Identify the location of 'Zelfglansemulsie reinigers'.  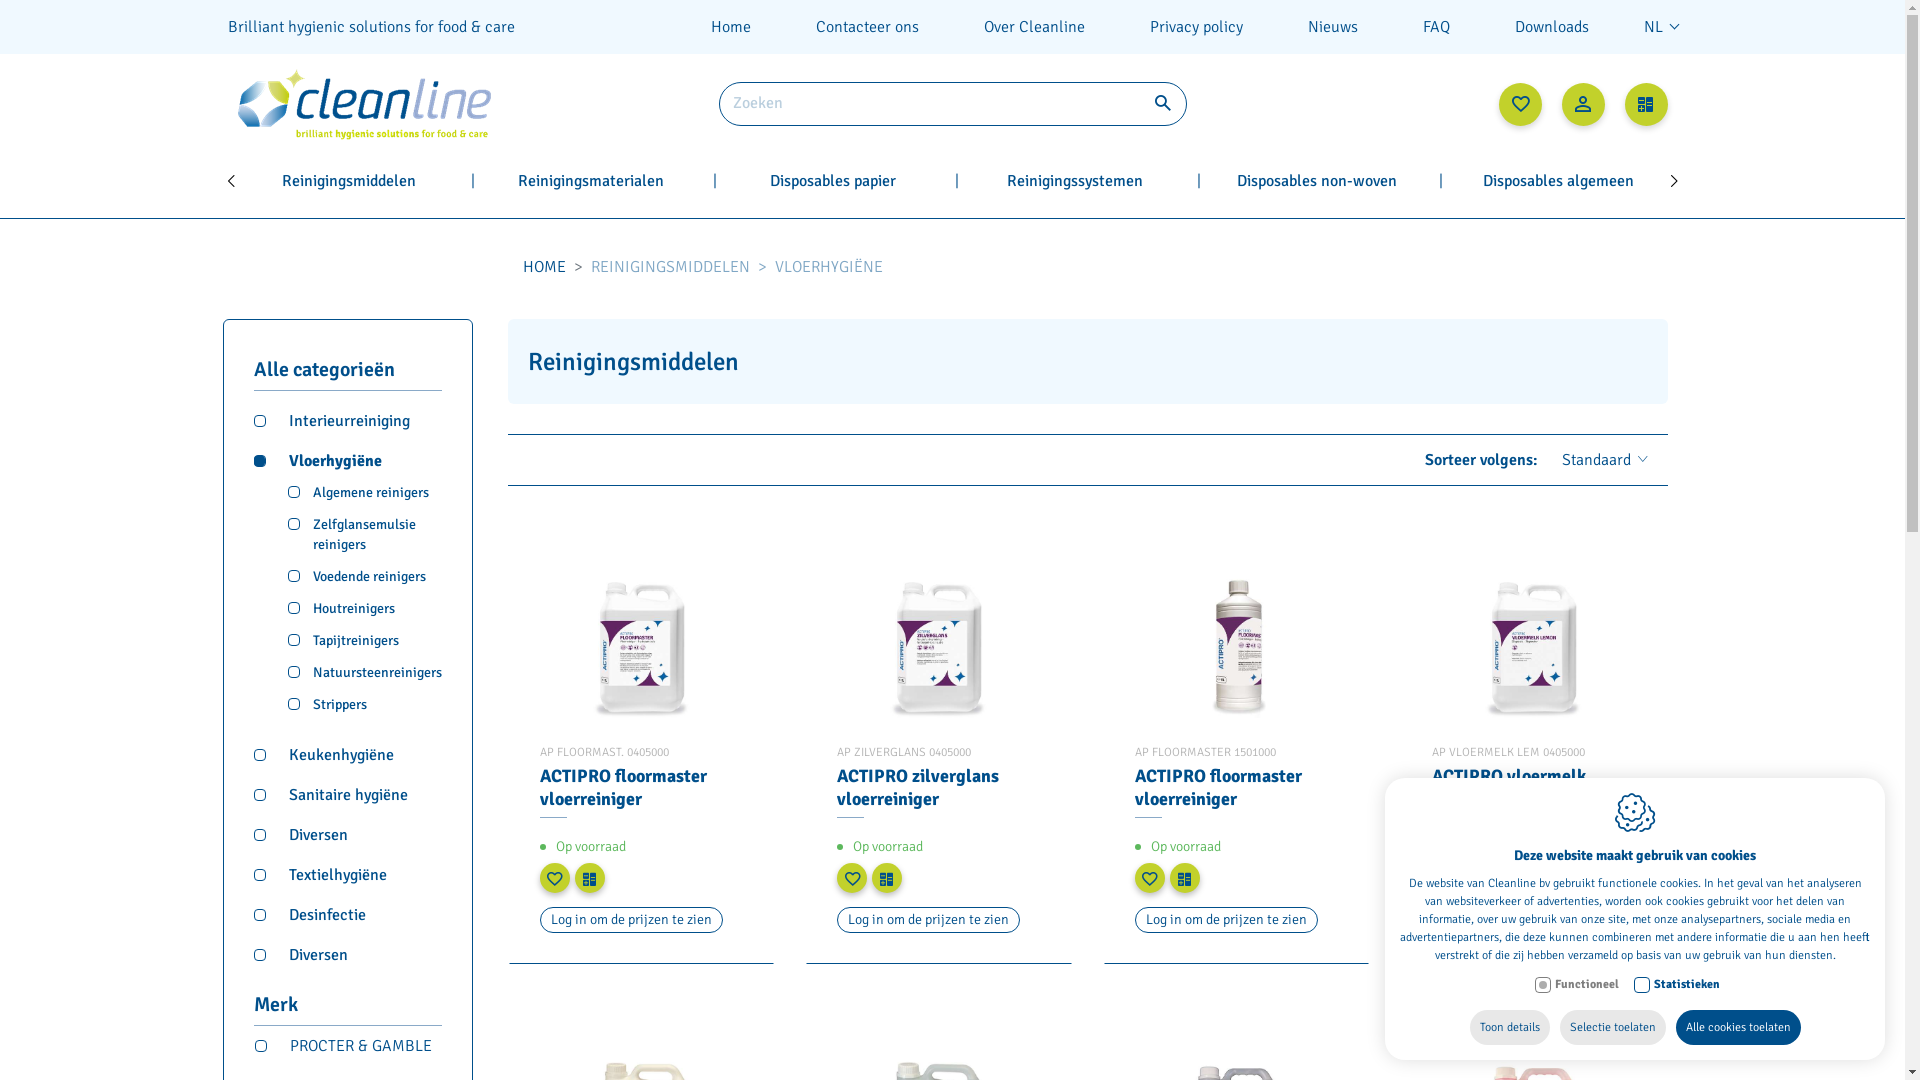
(287, 527).